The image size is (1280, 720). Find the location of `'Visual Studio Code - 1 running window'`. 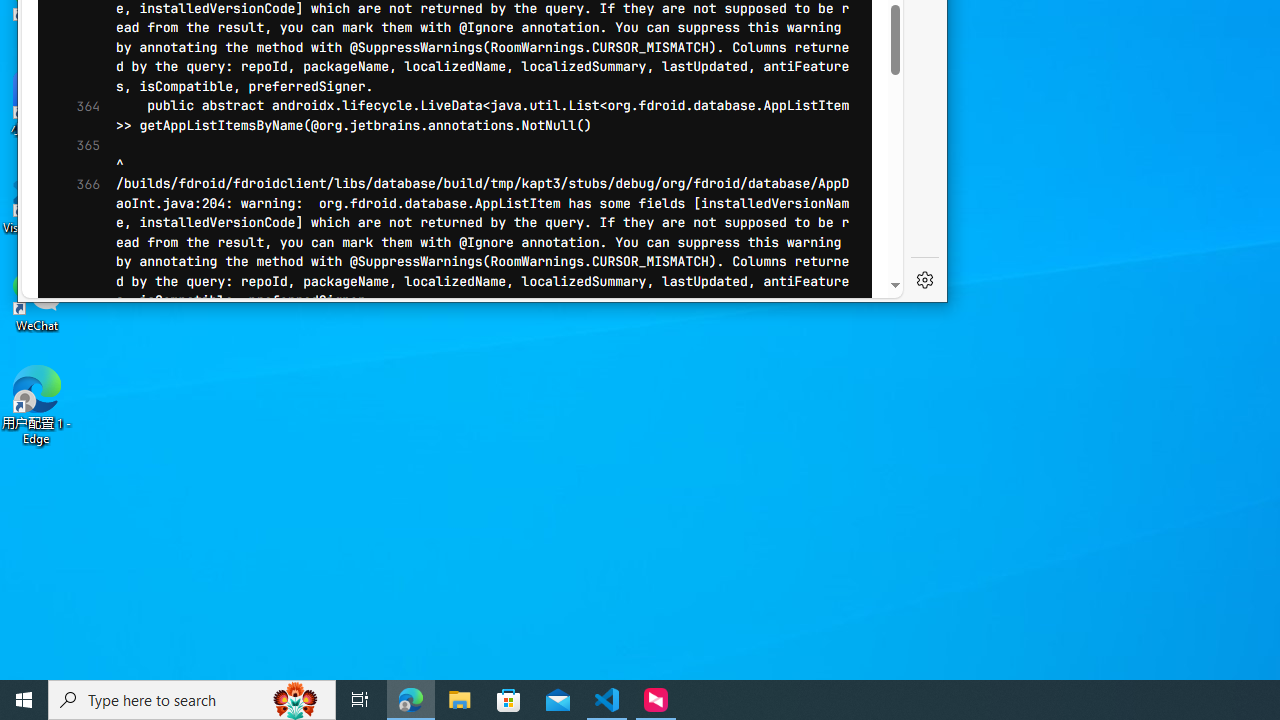

'Visual Studio Code - 1 running window' is located at coordinates (606, 698).